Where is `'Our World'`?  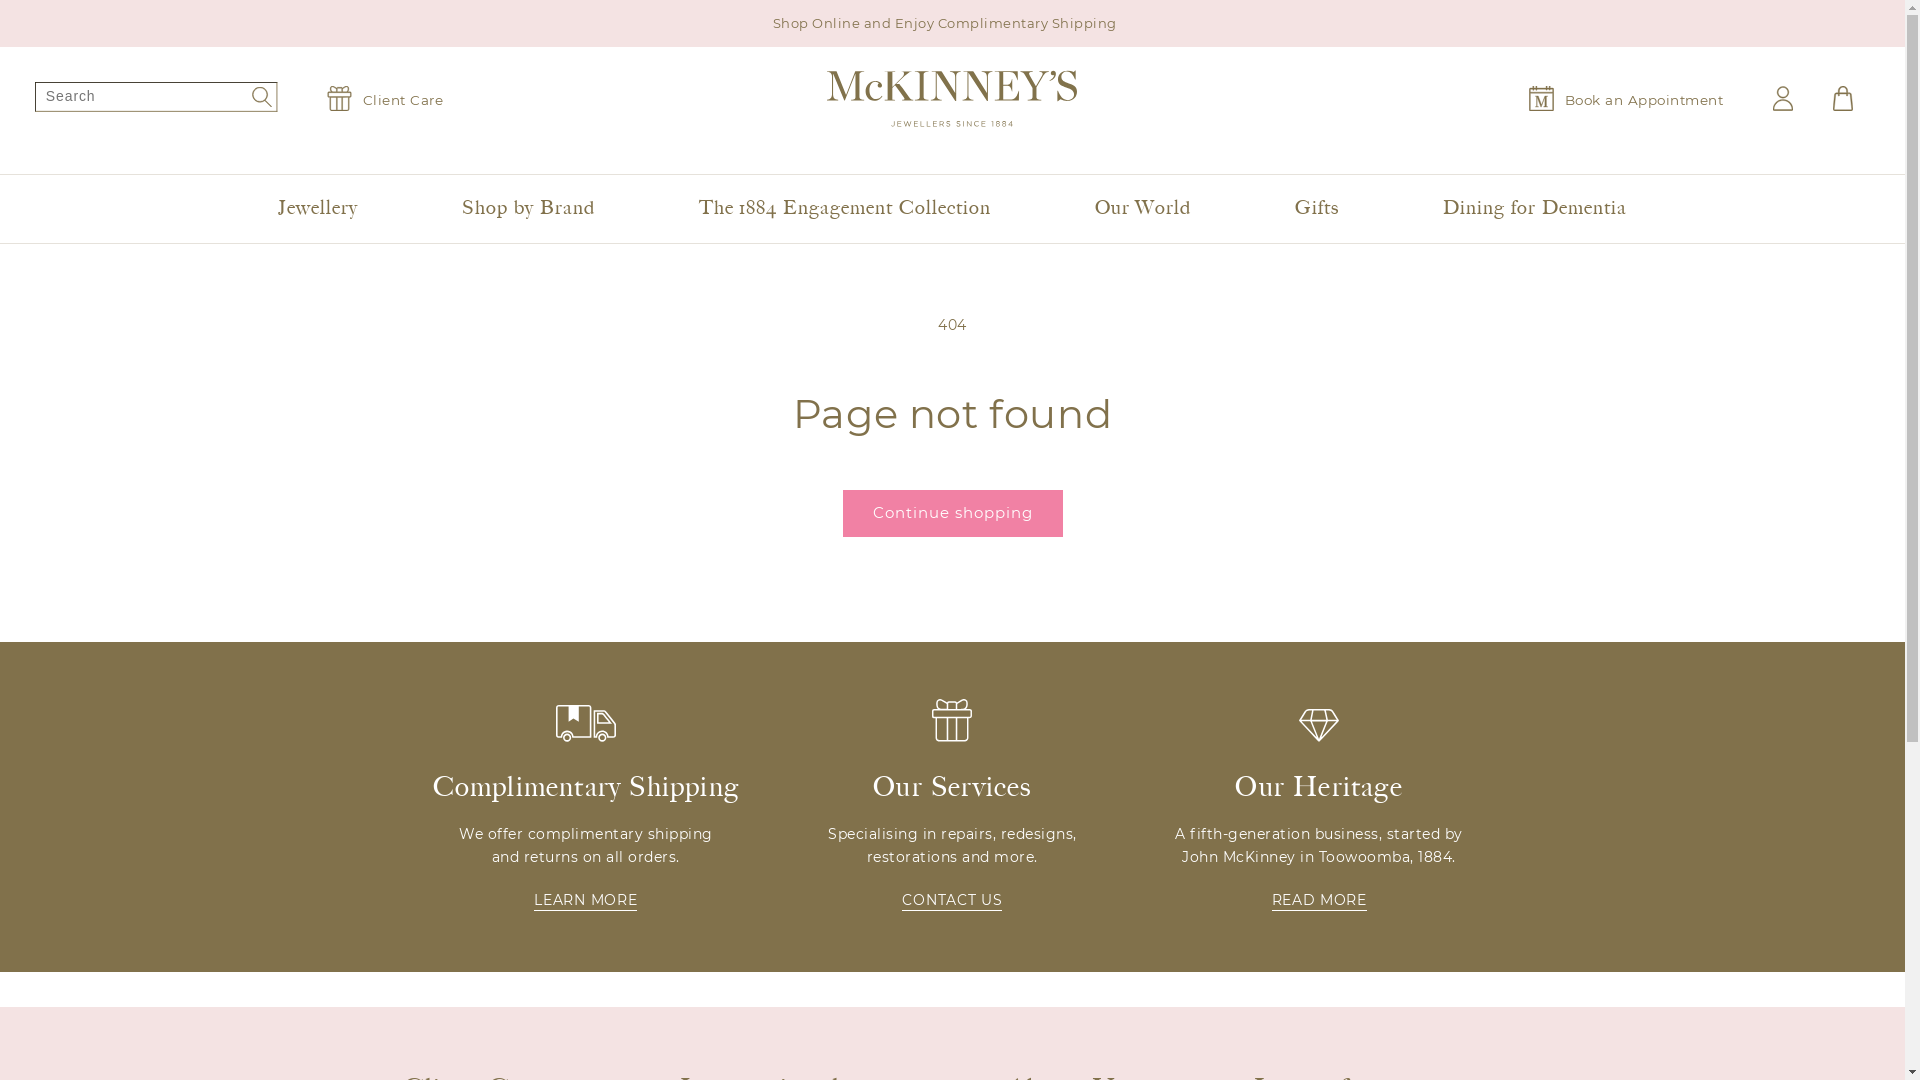
'Our World' is located at coordinates (1143, 208).